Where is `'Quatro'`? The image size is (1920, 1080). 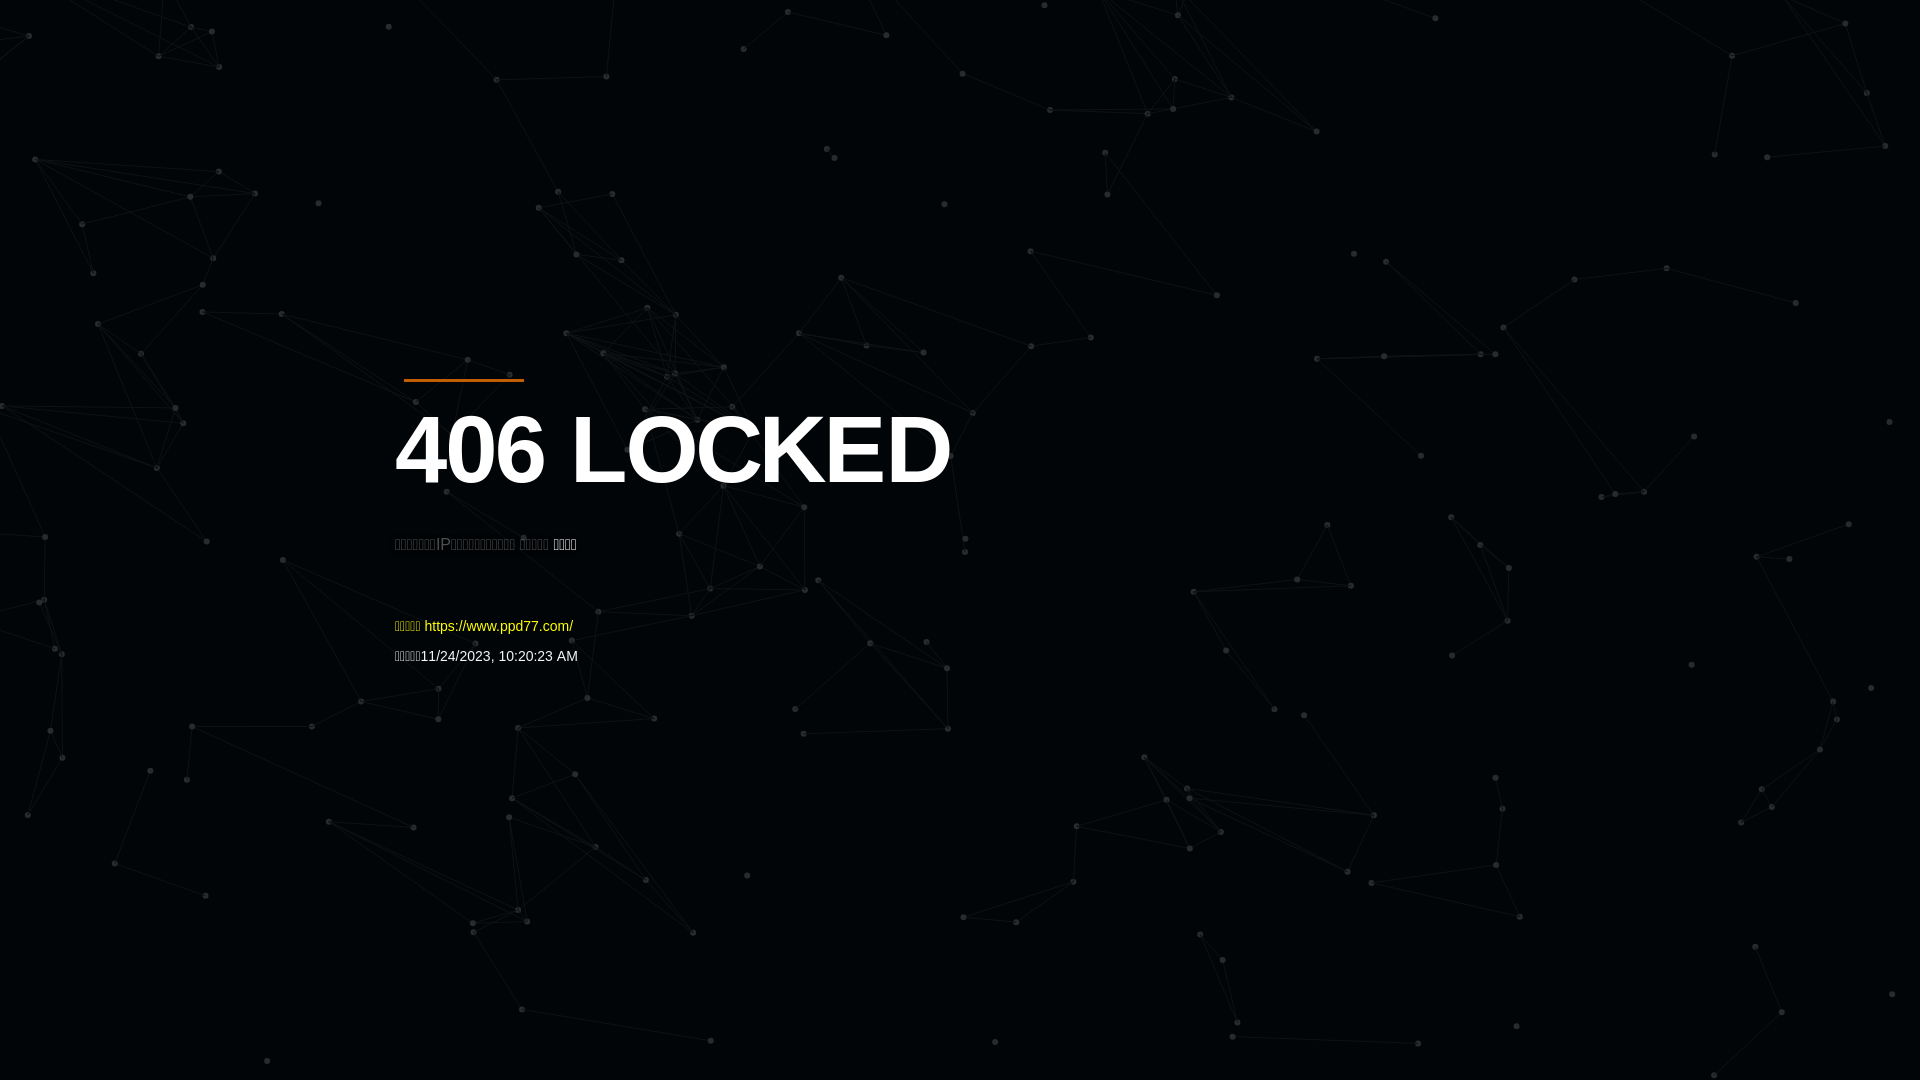 'Quatro' is located at coordinates (542, 114).